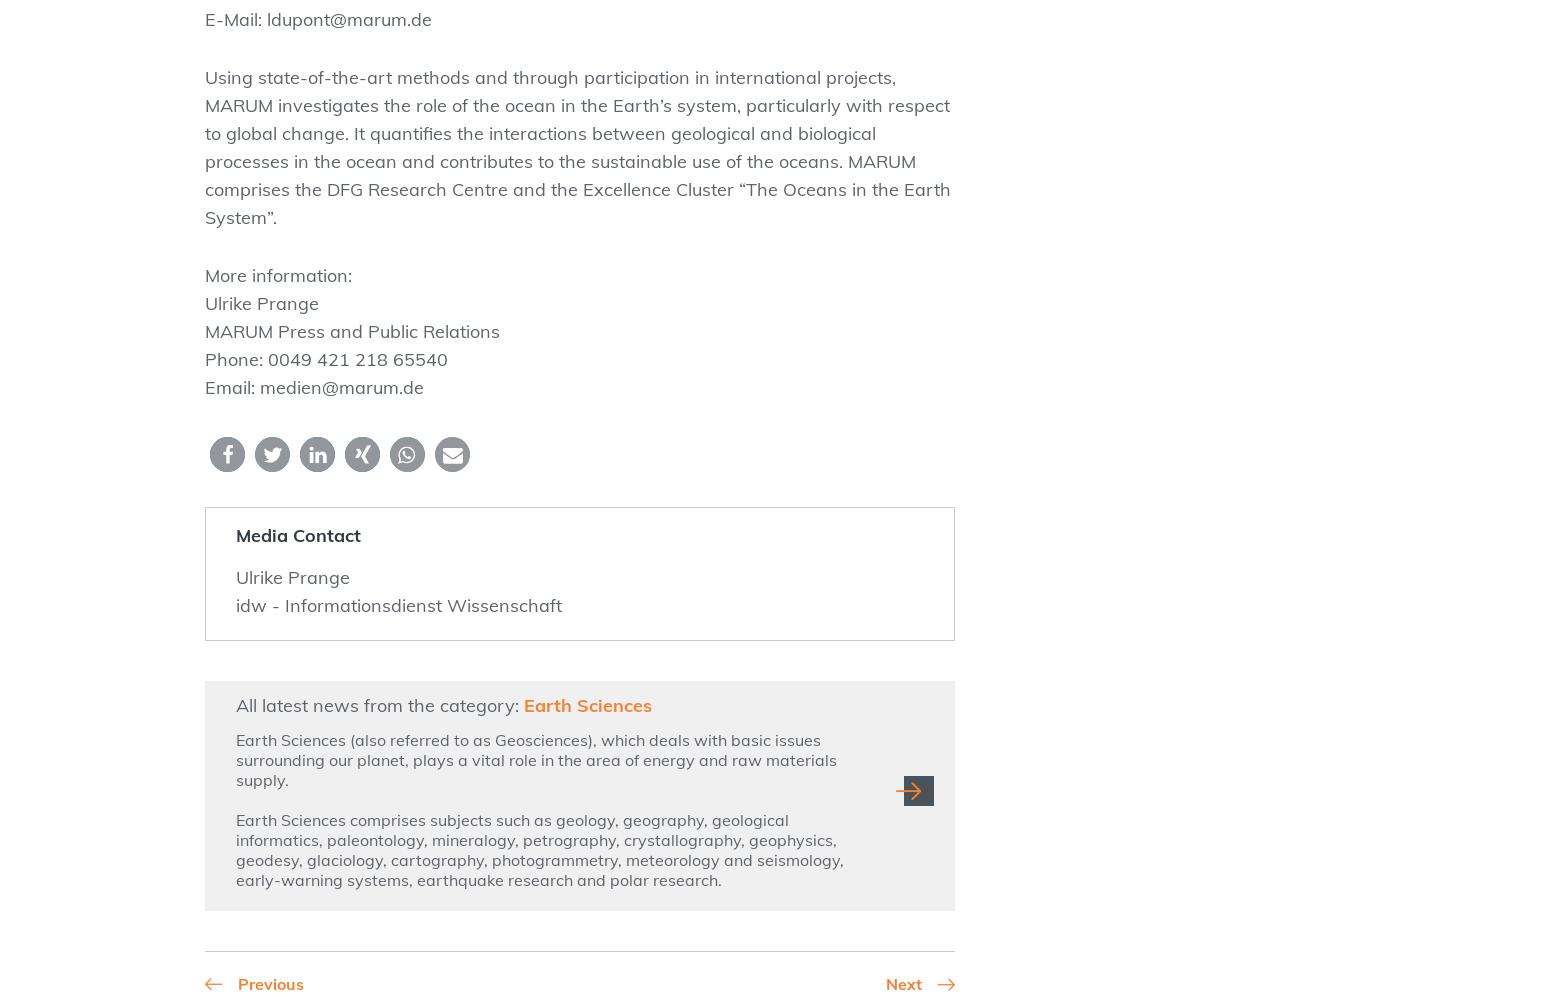 The image size is (1550, 1008). I want to click on 'Next', so click(885, 984).